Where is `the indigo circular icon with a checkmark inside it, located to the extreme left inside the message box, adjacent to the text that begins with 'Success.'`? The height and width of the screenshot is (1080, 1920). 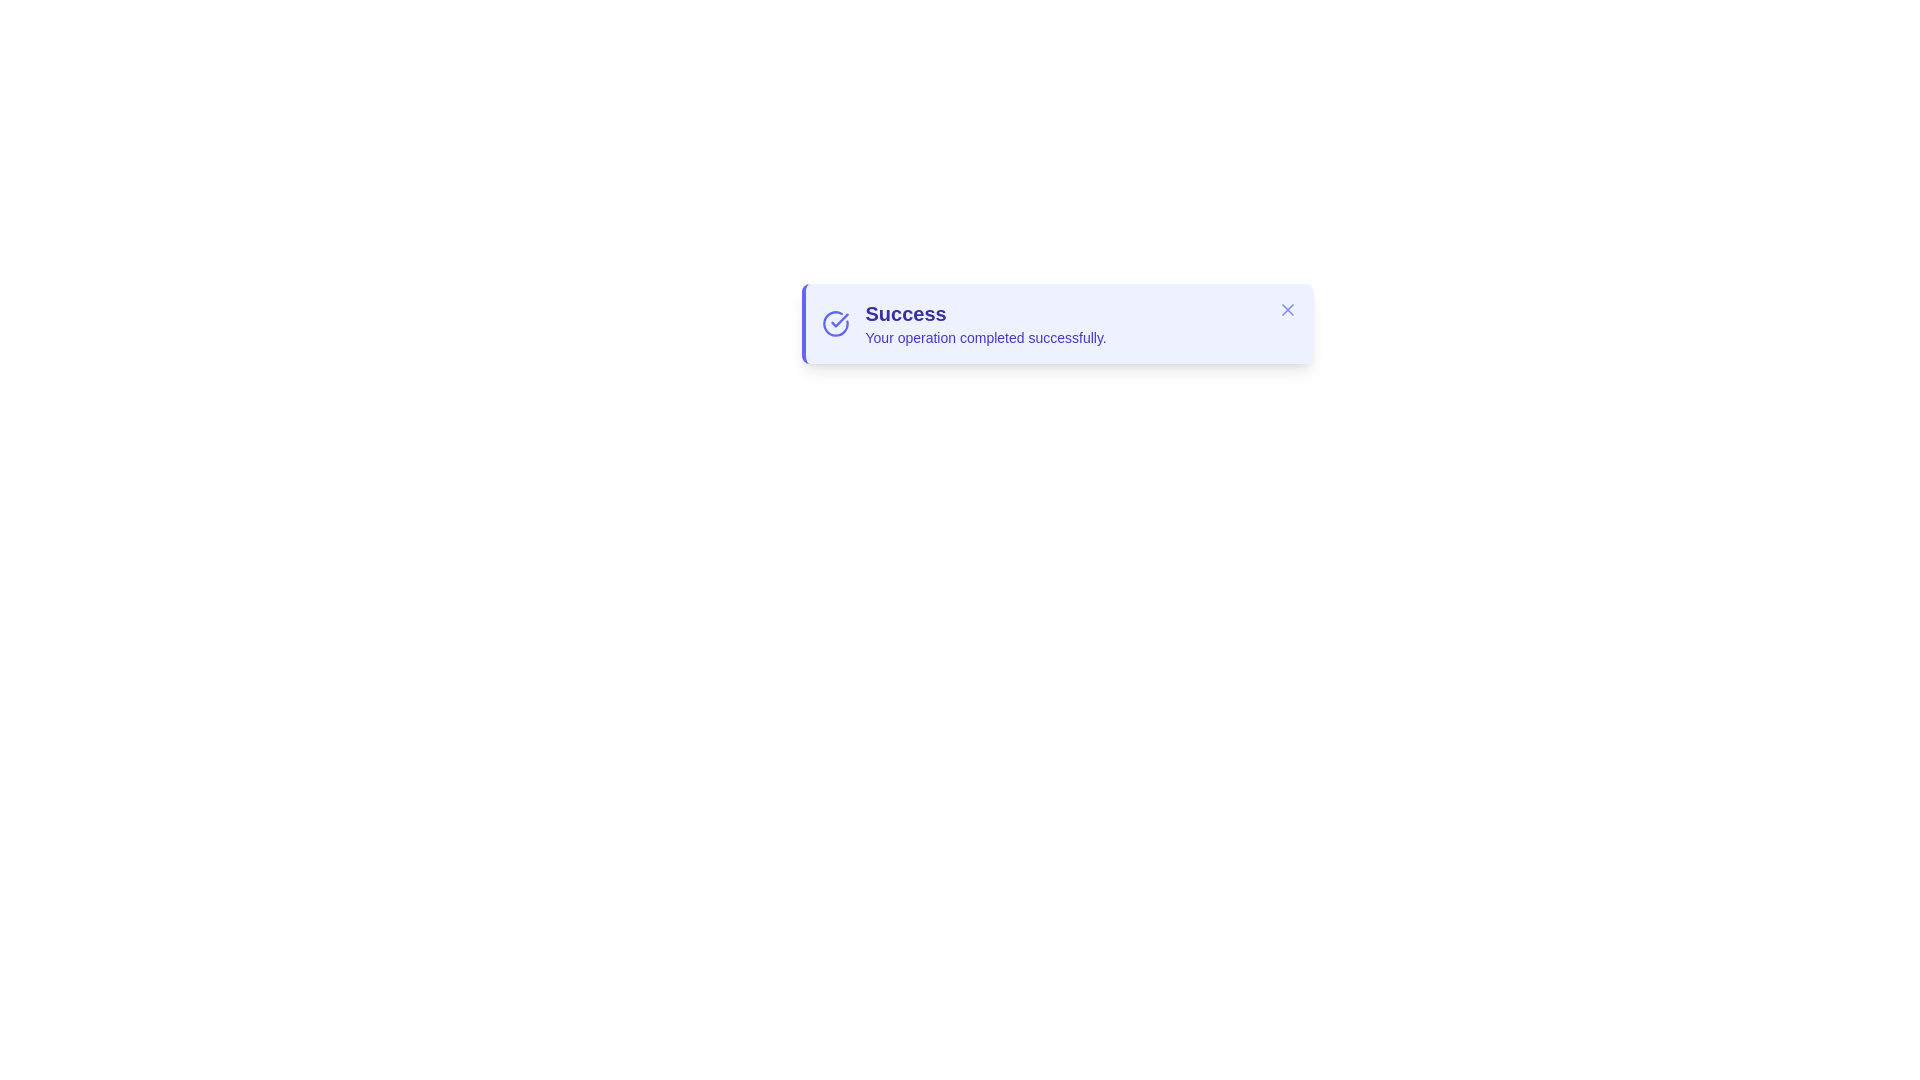
the indigo circular icon with a checkmark inside it, located to the extreme left inside the message box, adjacent to the text that begins with 'Success.' is located at coordinates (835, 323).